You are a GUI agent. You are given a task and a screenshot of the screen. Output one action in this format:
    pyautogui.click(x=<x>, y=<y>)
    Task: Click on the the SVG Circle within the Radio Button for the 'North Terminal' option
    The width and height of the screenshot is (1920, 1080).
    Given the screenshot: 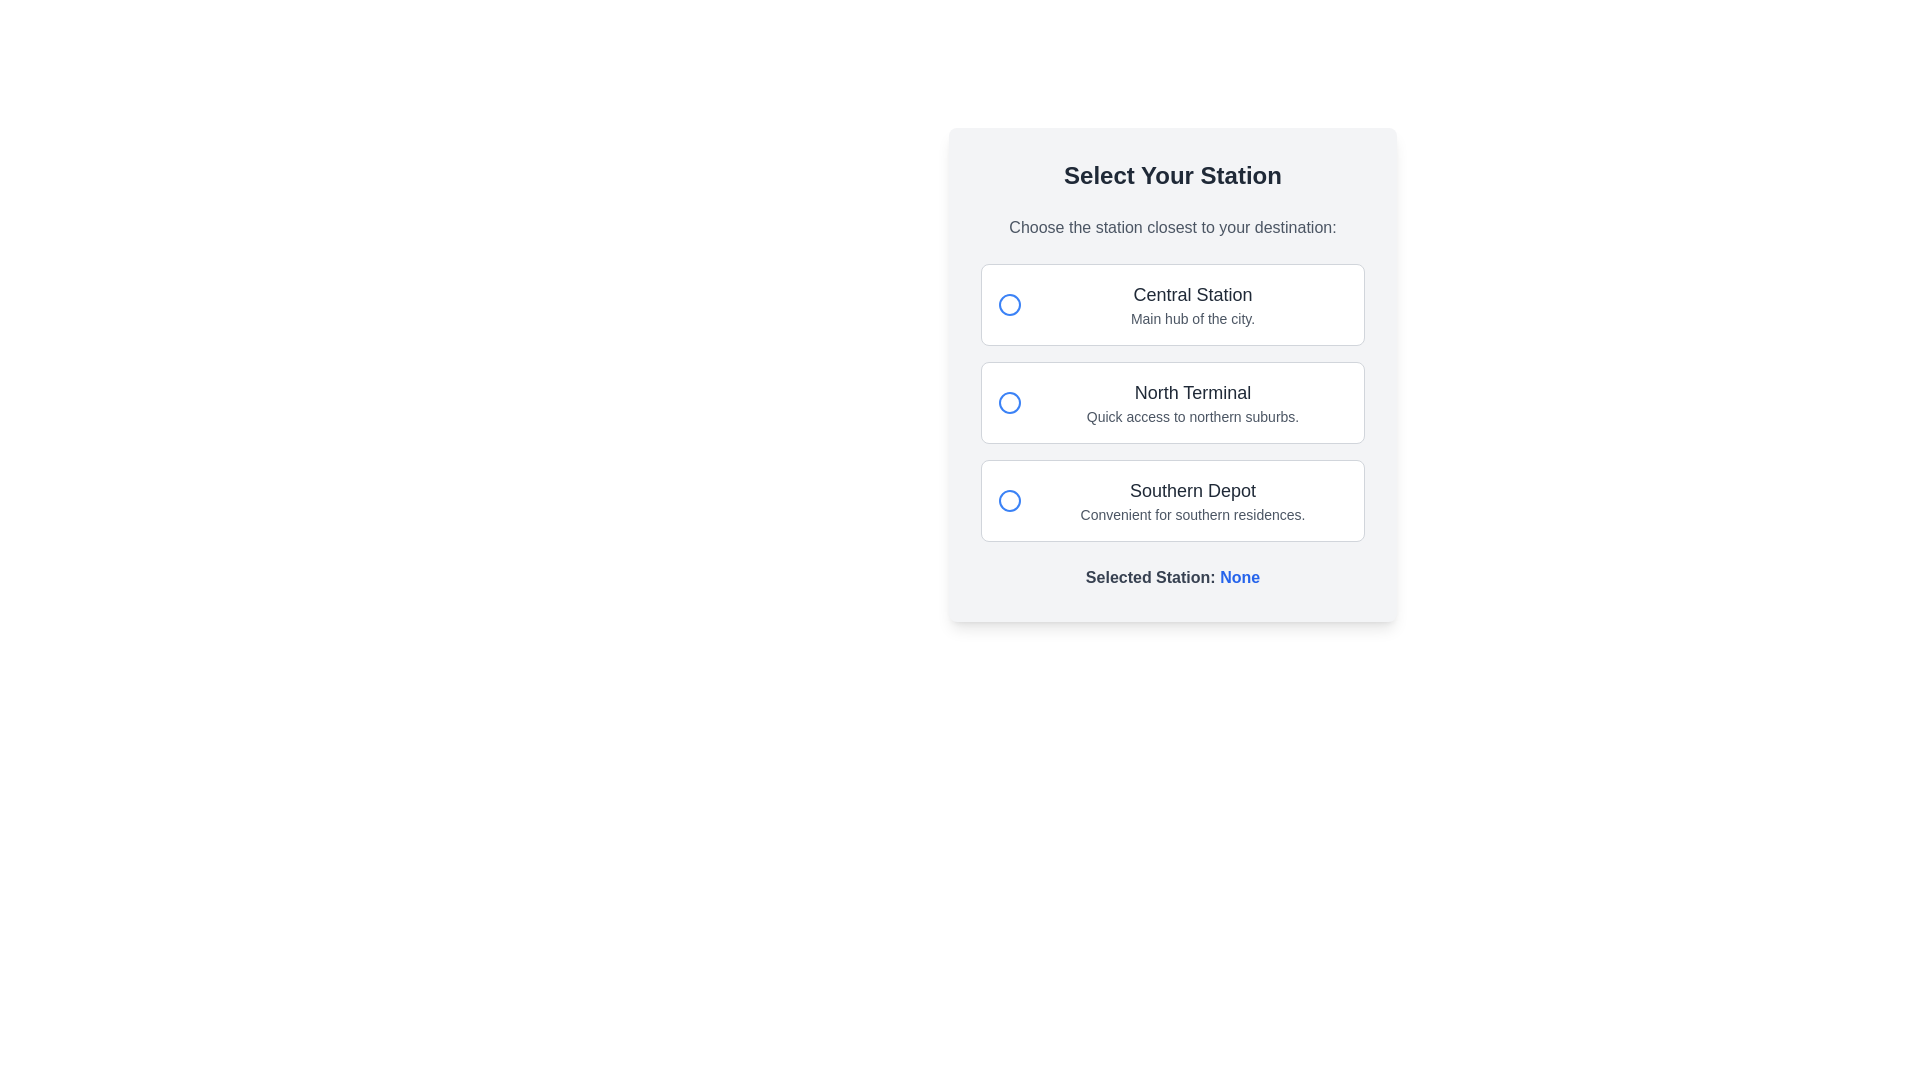 What is the action you would take?
    pyautogui.click(x=1009, y=402)
    